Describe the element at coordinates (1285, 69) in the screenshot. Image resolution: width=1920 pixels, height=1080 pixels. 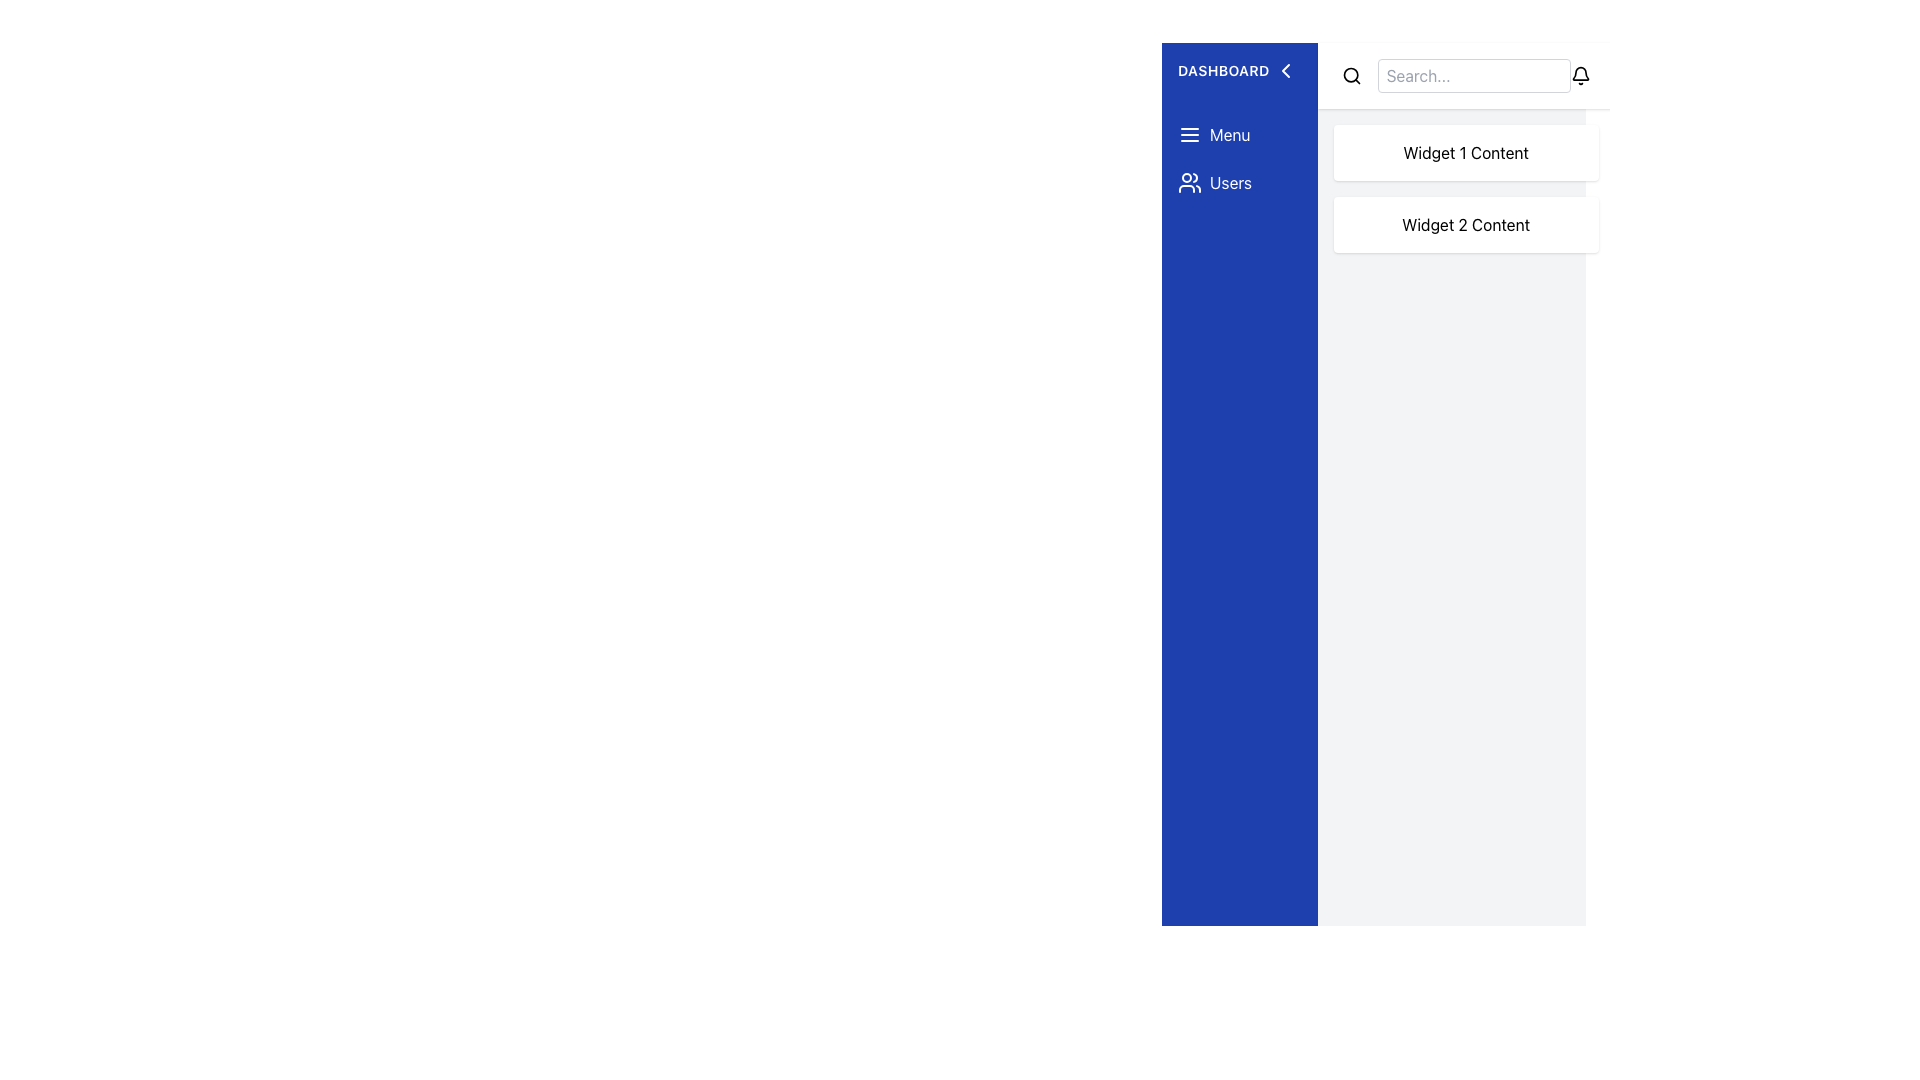
I see `the back or collapse button located in the top section of the left vertical blue navigation sidebar, next to the text 'Dashboard'` at that location.